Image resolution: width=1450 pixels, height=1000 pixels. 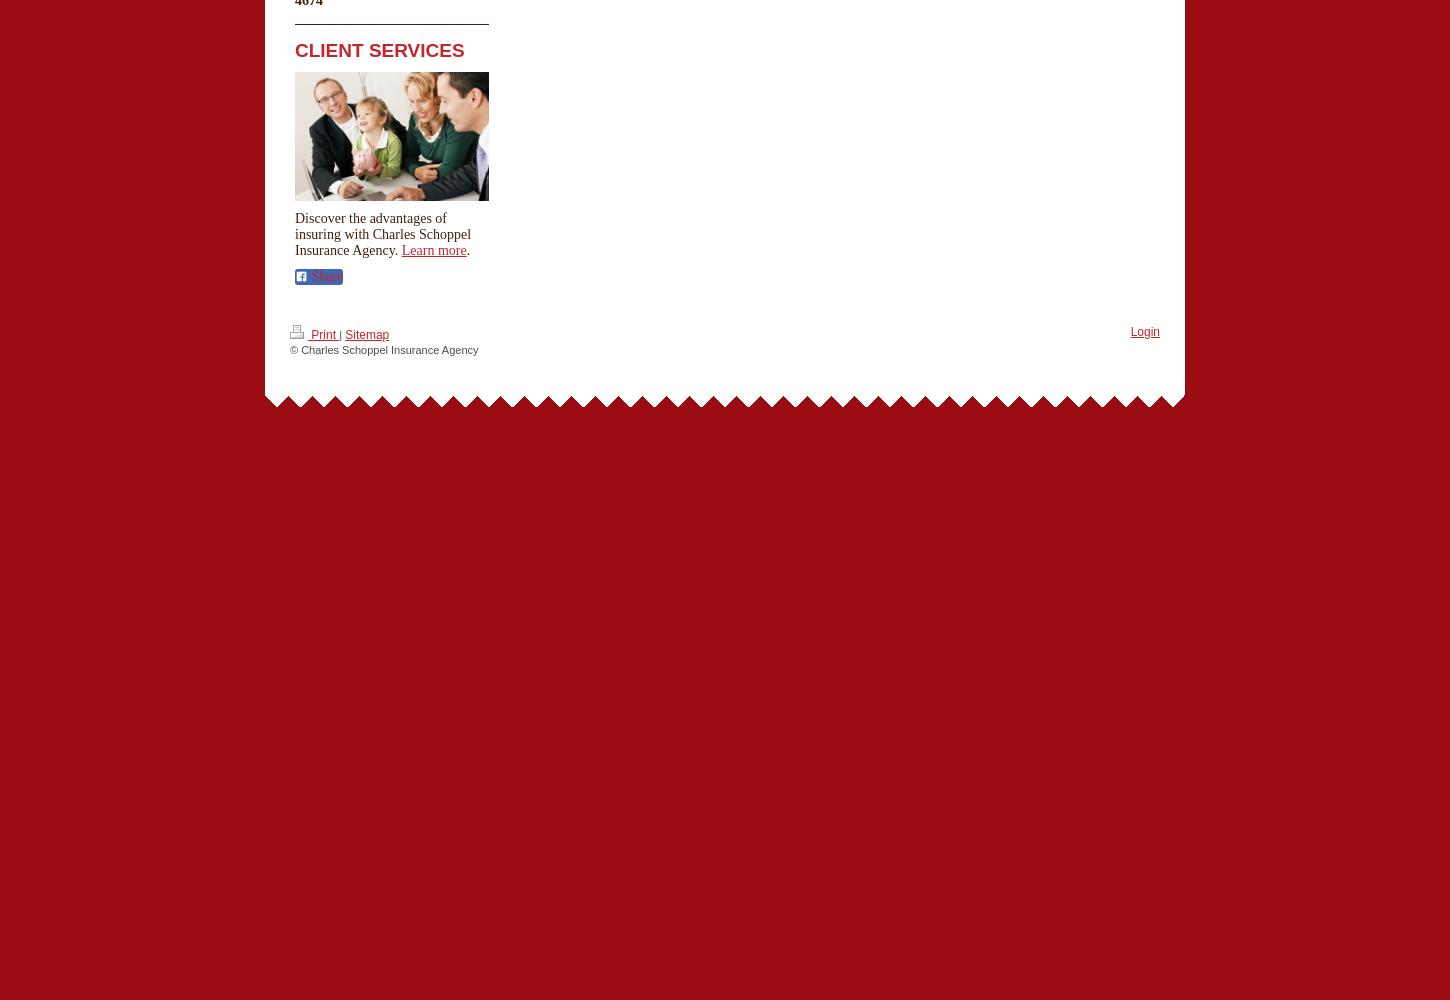 What do you see at coordinates (325, 275) in the screenshot?
I see `'Share'` at bounding box center [325, 275].